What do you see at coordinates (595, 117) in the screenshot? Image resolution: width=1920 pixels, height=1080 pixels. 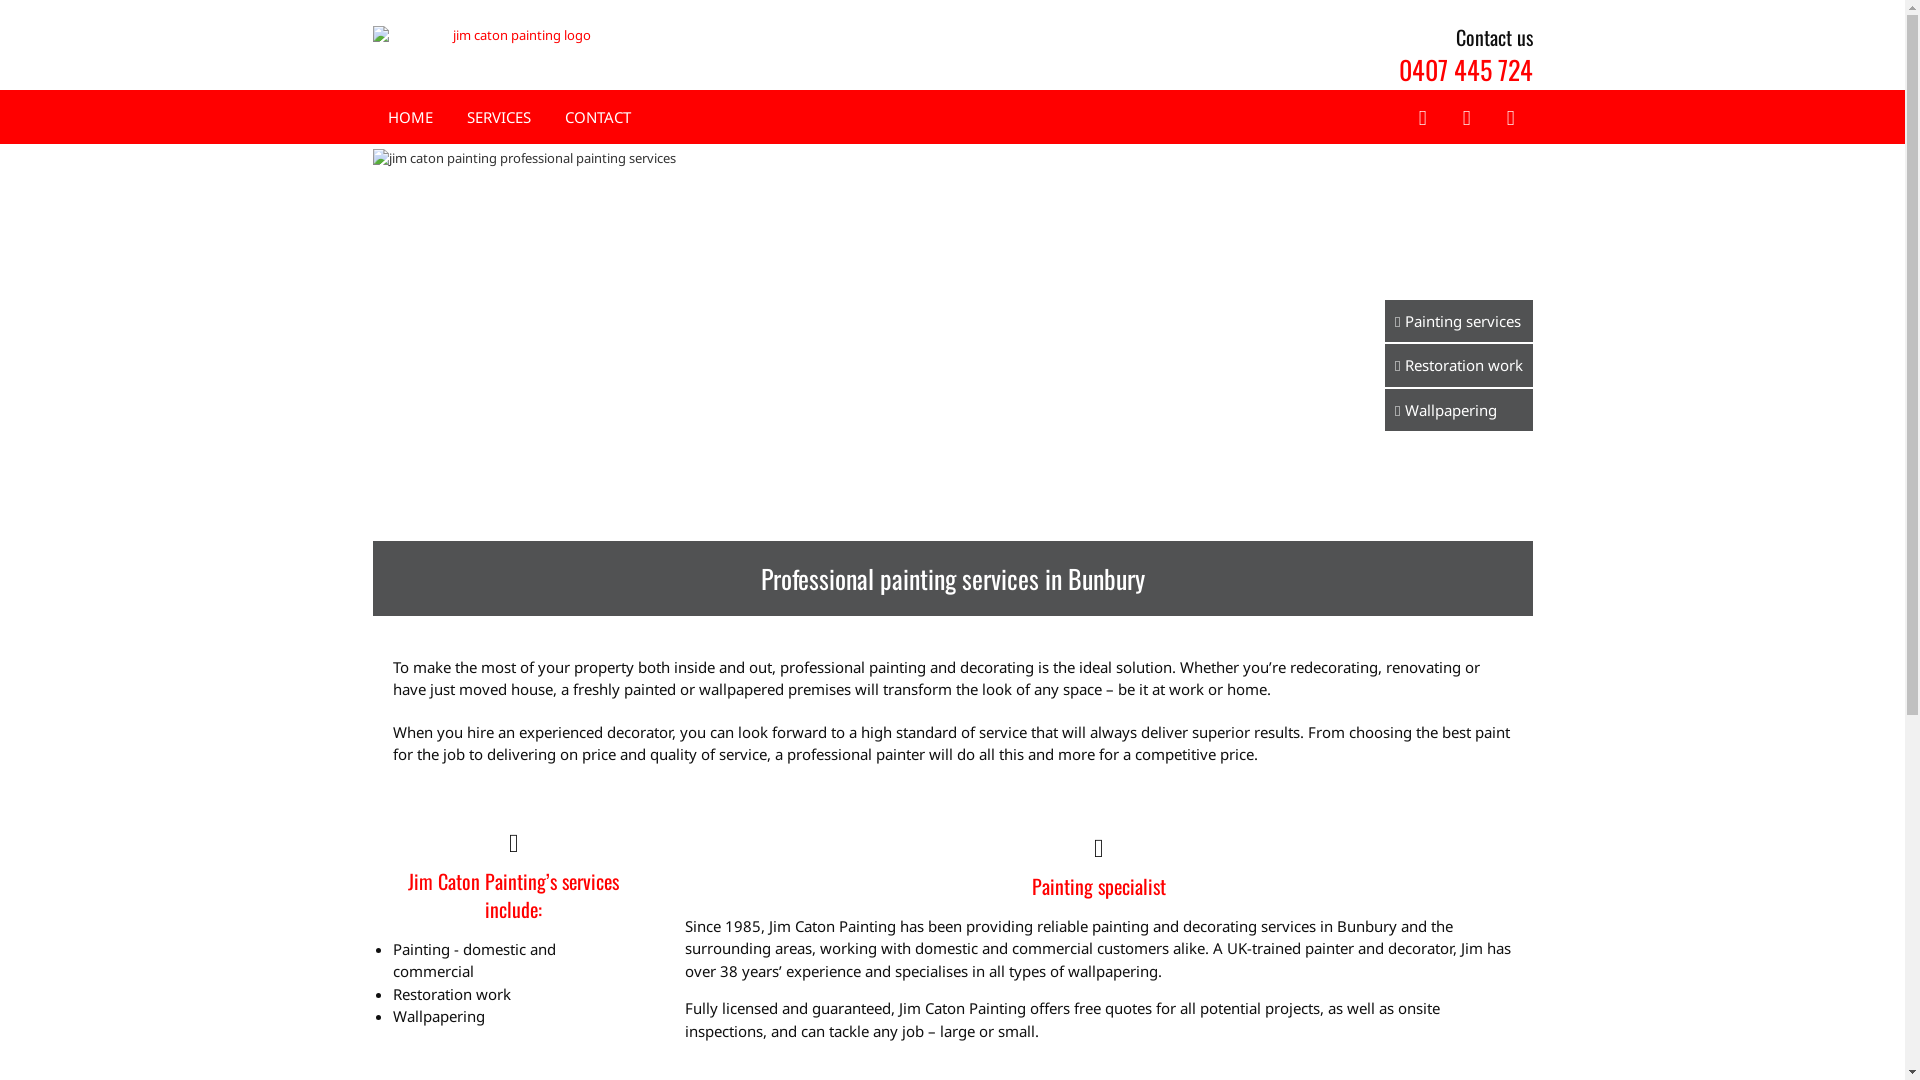 I see `'CONTACT'` at bounding box center [595, 117].